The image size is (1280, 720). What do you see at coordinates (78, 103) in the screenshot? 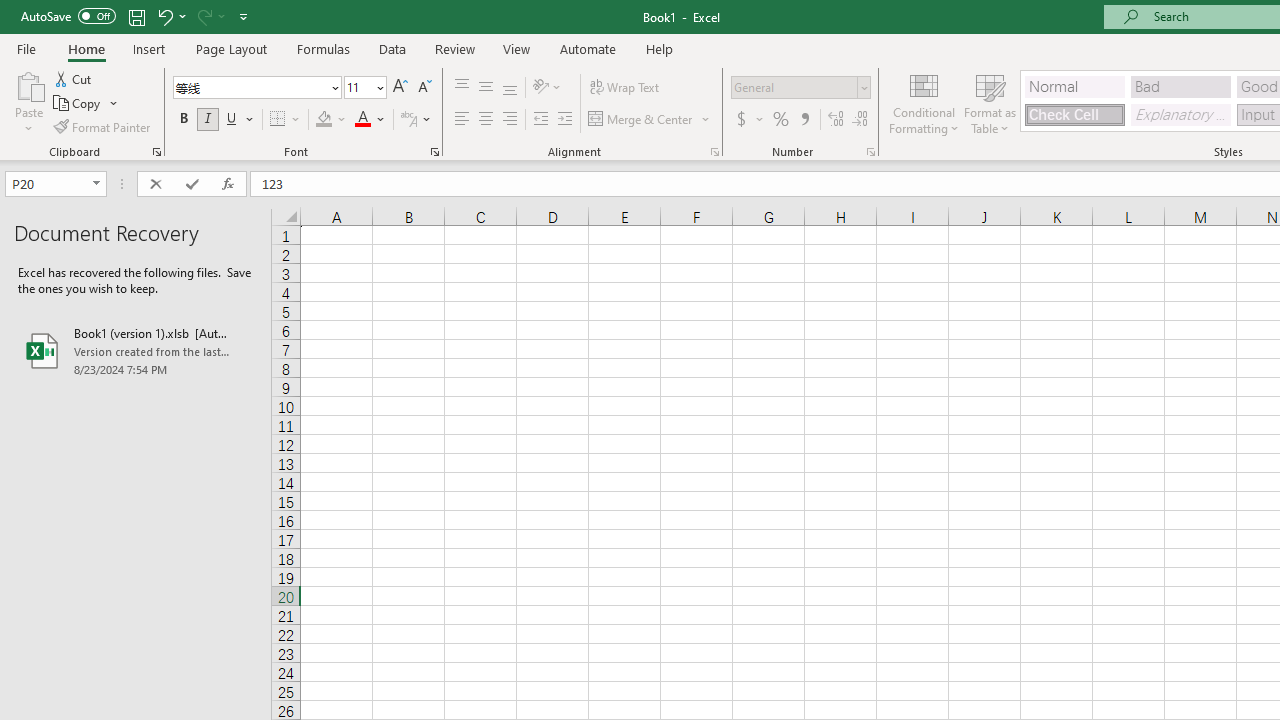
I see `'Copy'` at bounding box center [78, 103].